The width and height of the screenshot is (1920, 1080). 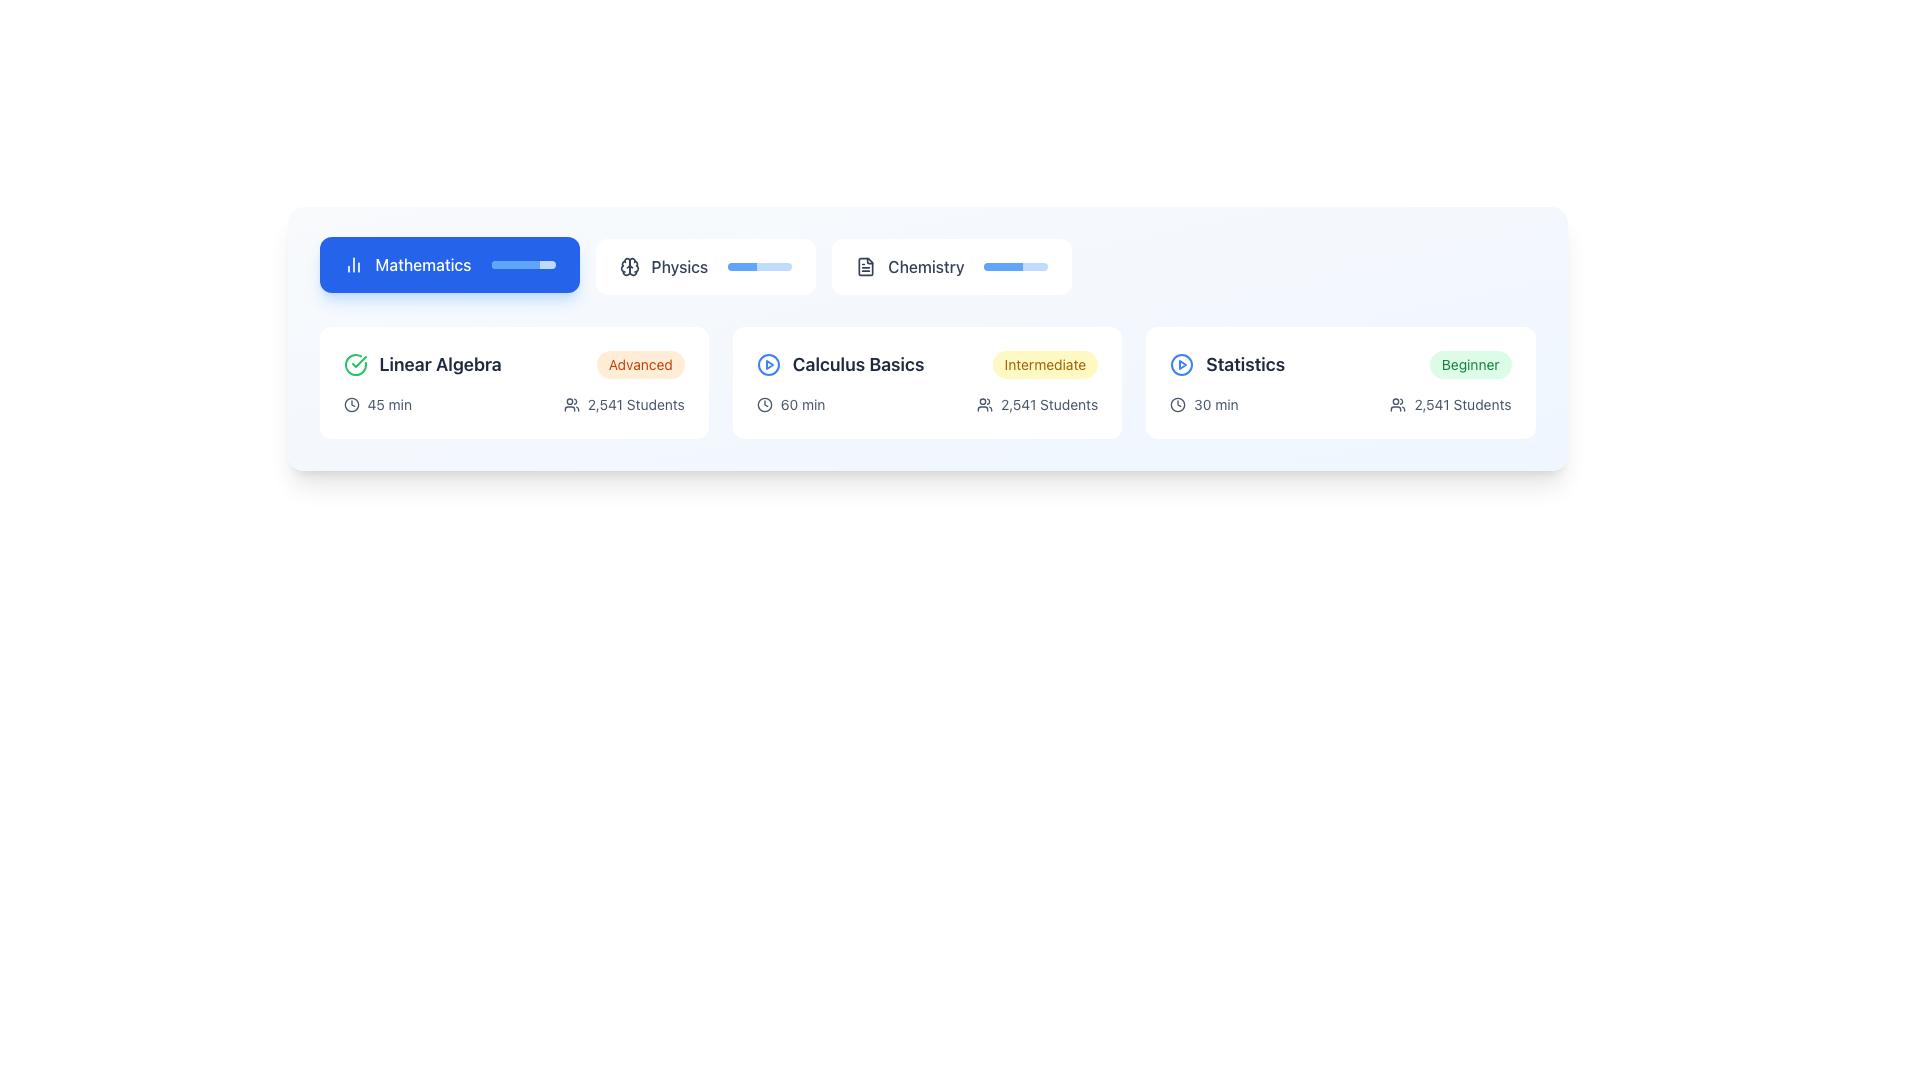 I want to click on the text label that indicates the course duration (60 minutes) located under the title 'Calculus Basics' in the second card from the left, so click(x=803, y=405).